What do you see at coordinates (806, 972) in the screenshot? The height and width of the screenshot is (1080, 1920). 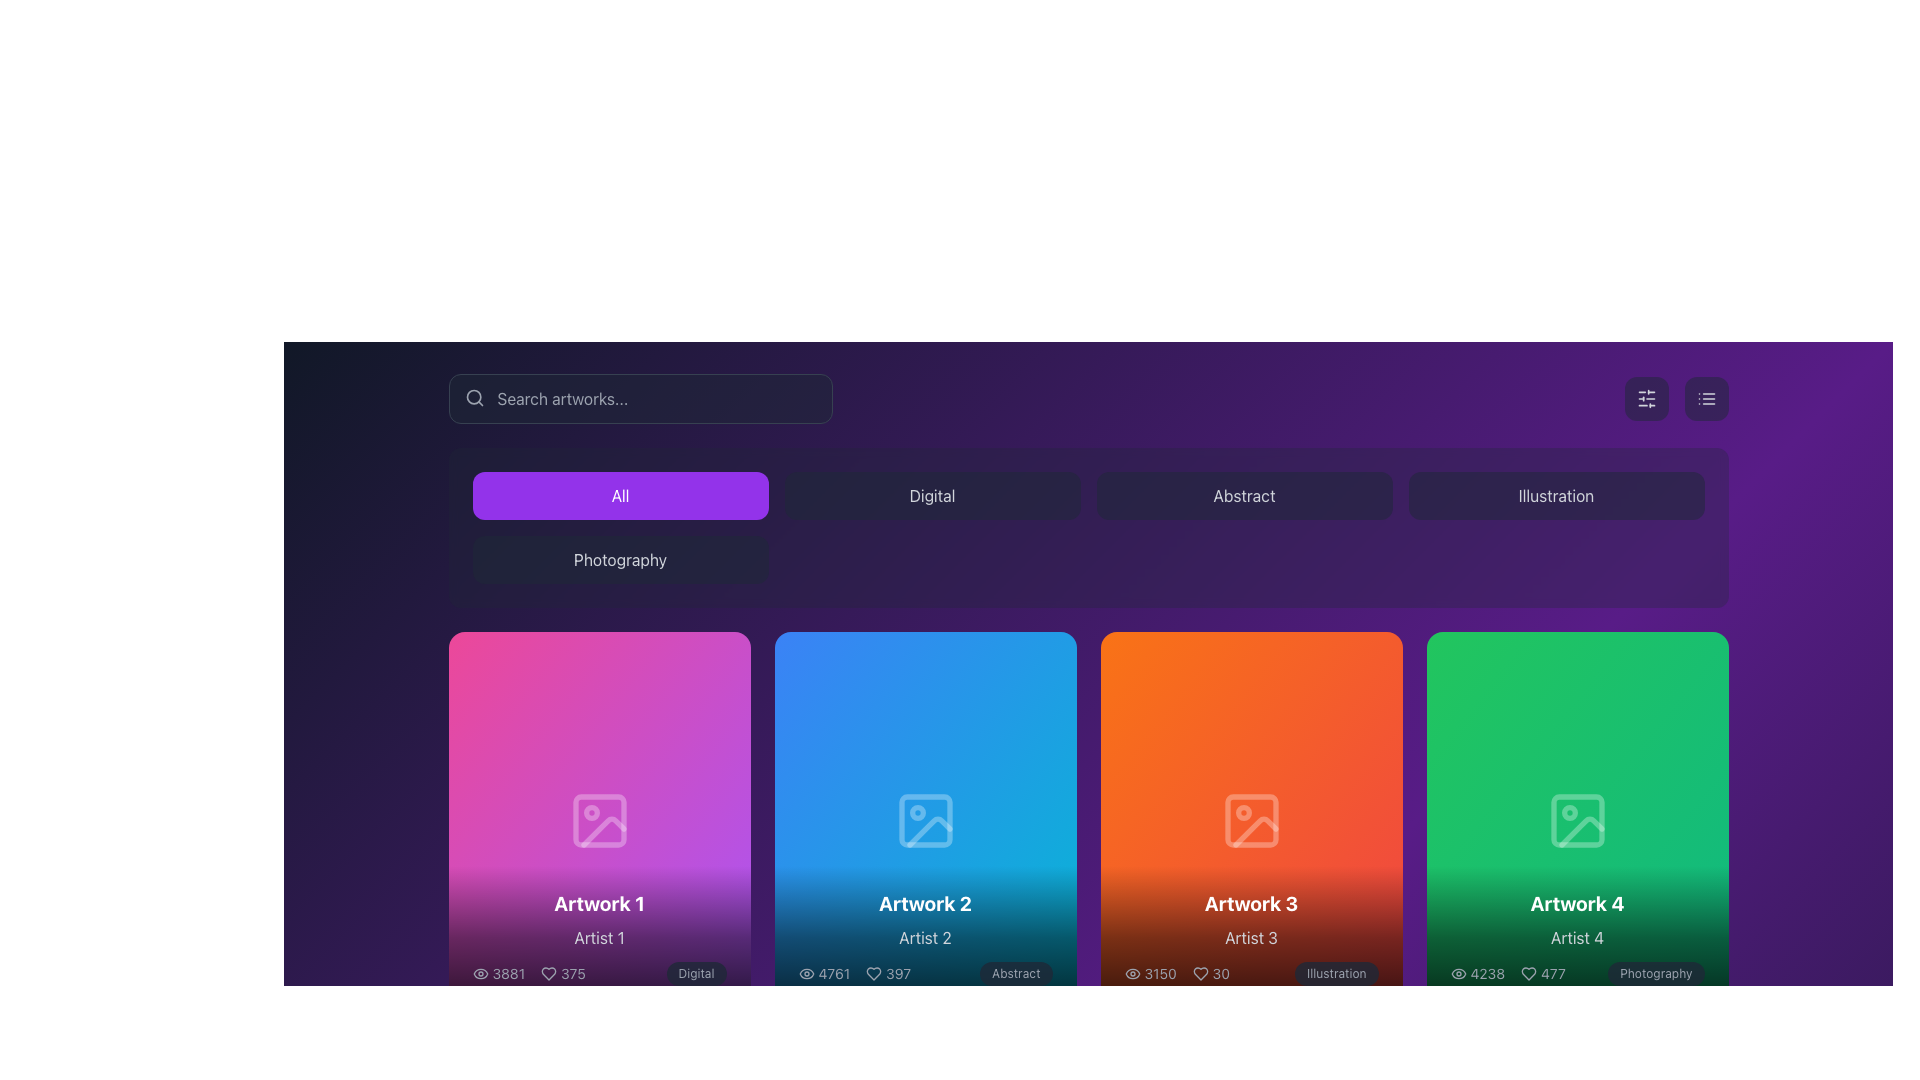 I see `the eye icon, which is part of the graphical icon set located at the bottom-center of the artwork card numbered '2'` at bounding box center [806, 972].